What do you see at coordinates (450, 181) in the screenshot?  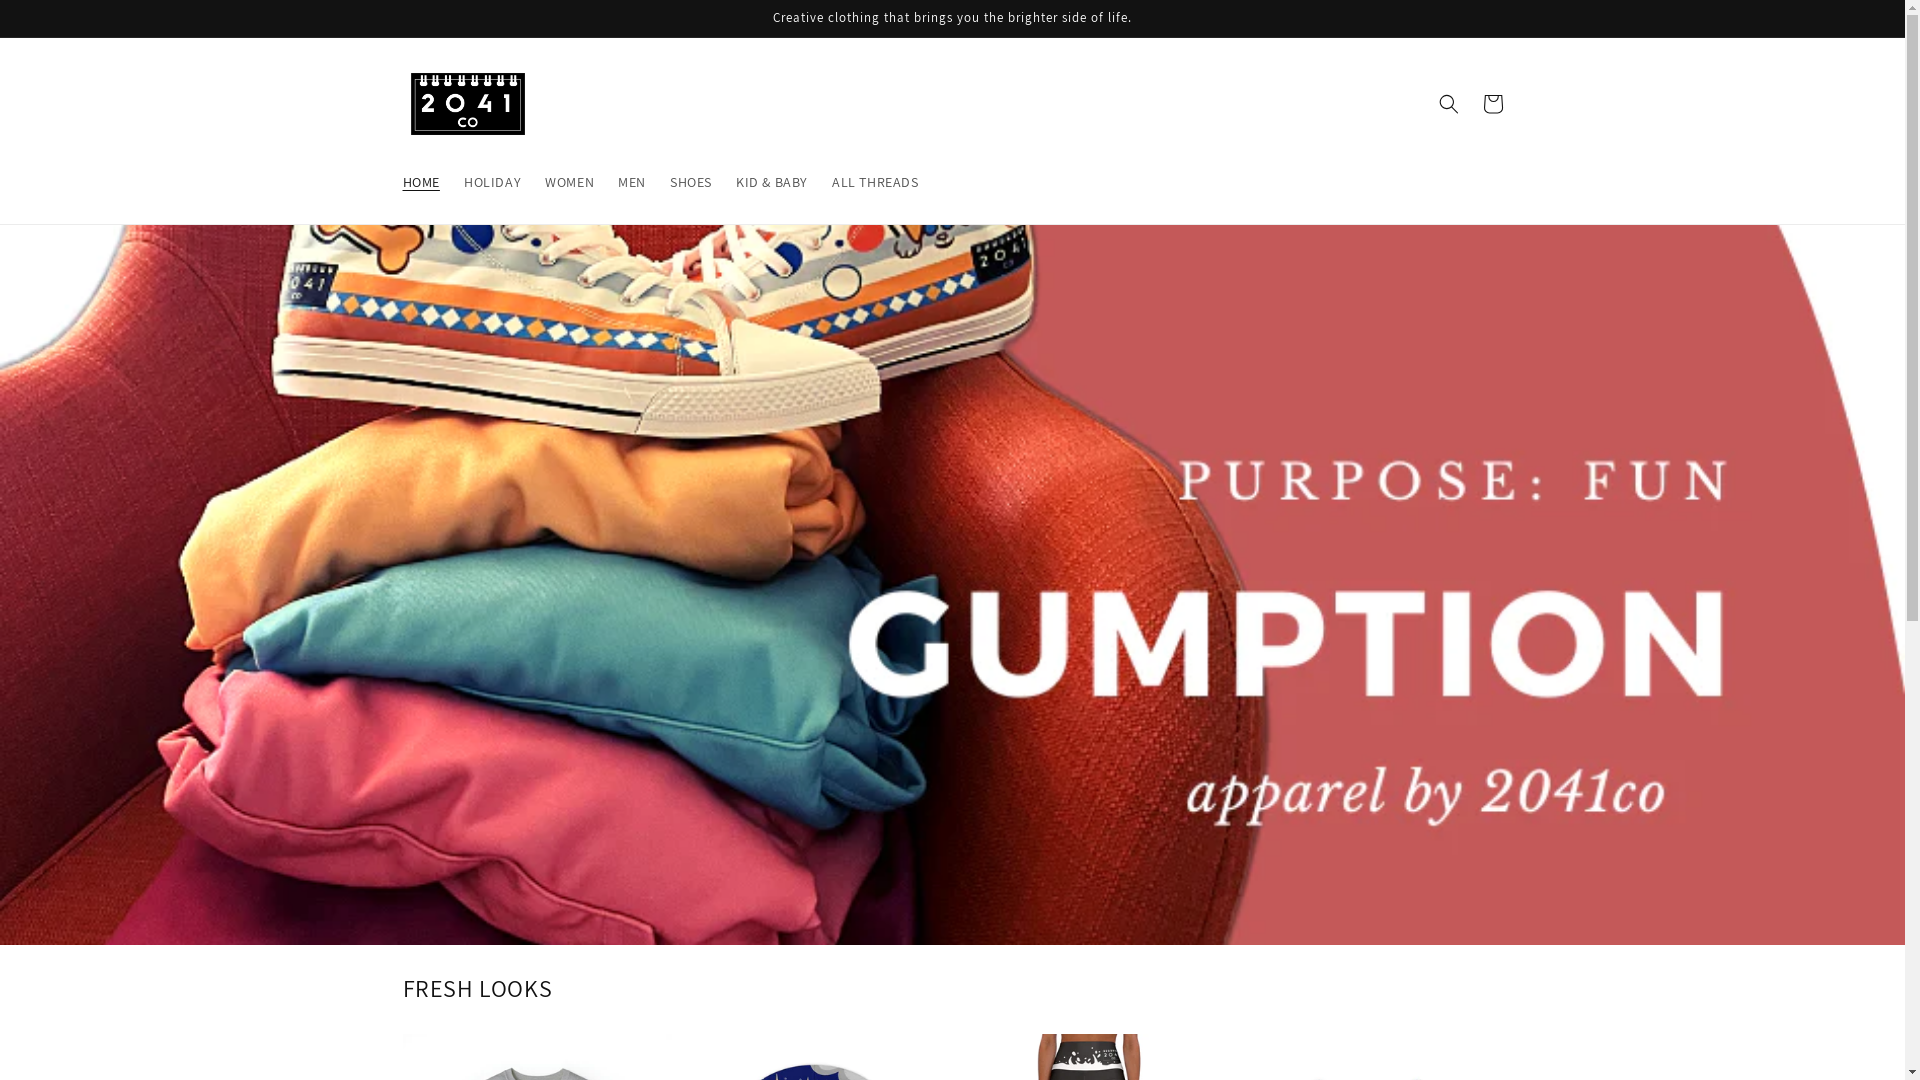 I see `'HOLIDAY'` at bounding box center [450, 181].